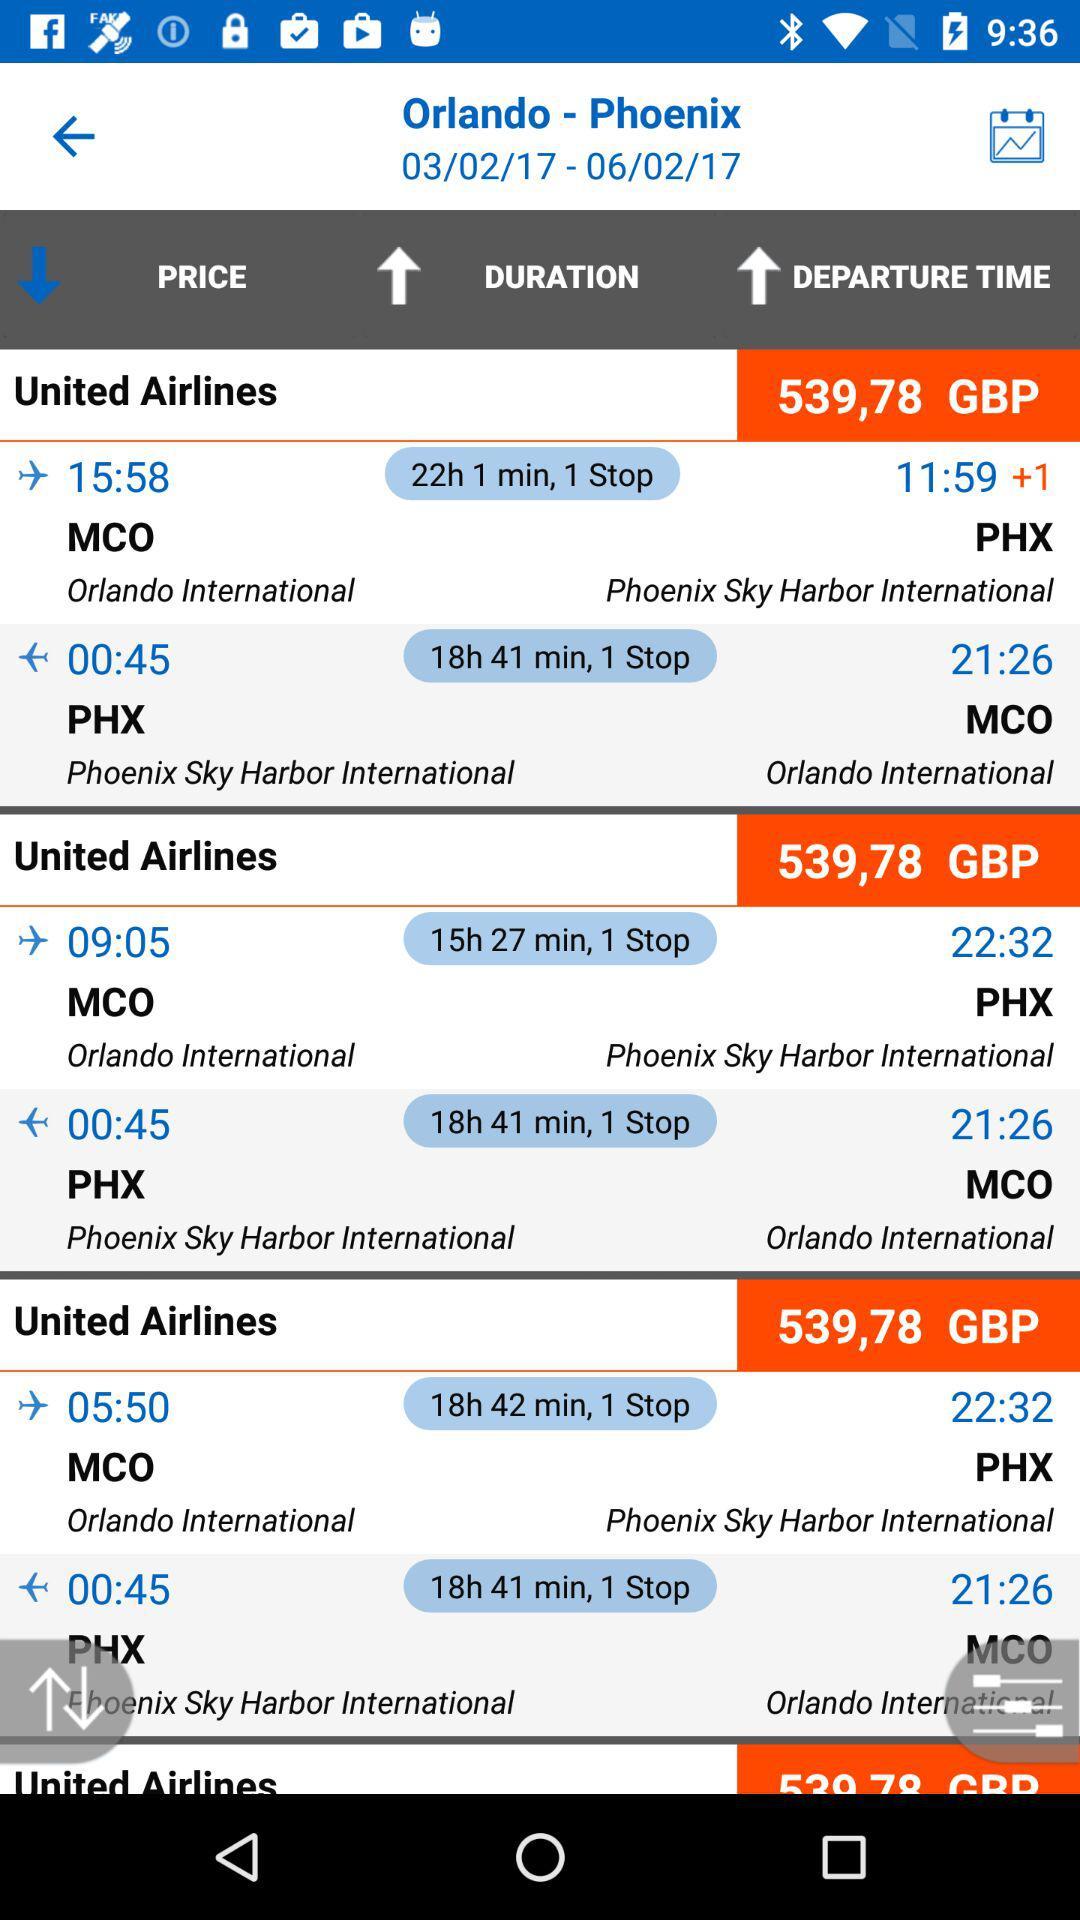  What do you see at coordinates (33, 1033) in the screenshot?
I see `item to the left of the mco icon` at bounding box center [33, 1033].